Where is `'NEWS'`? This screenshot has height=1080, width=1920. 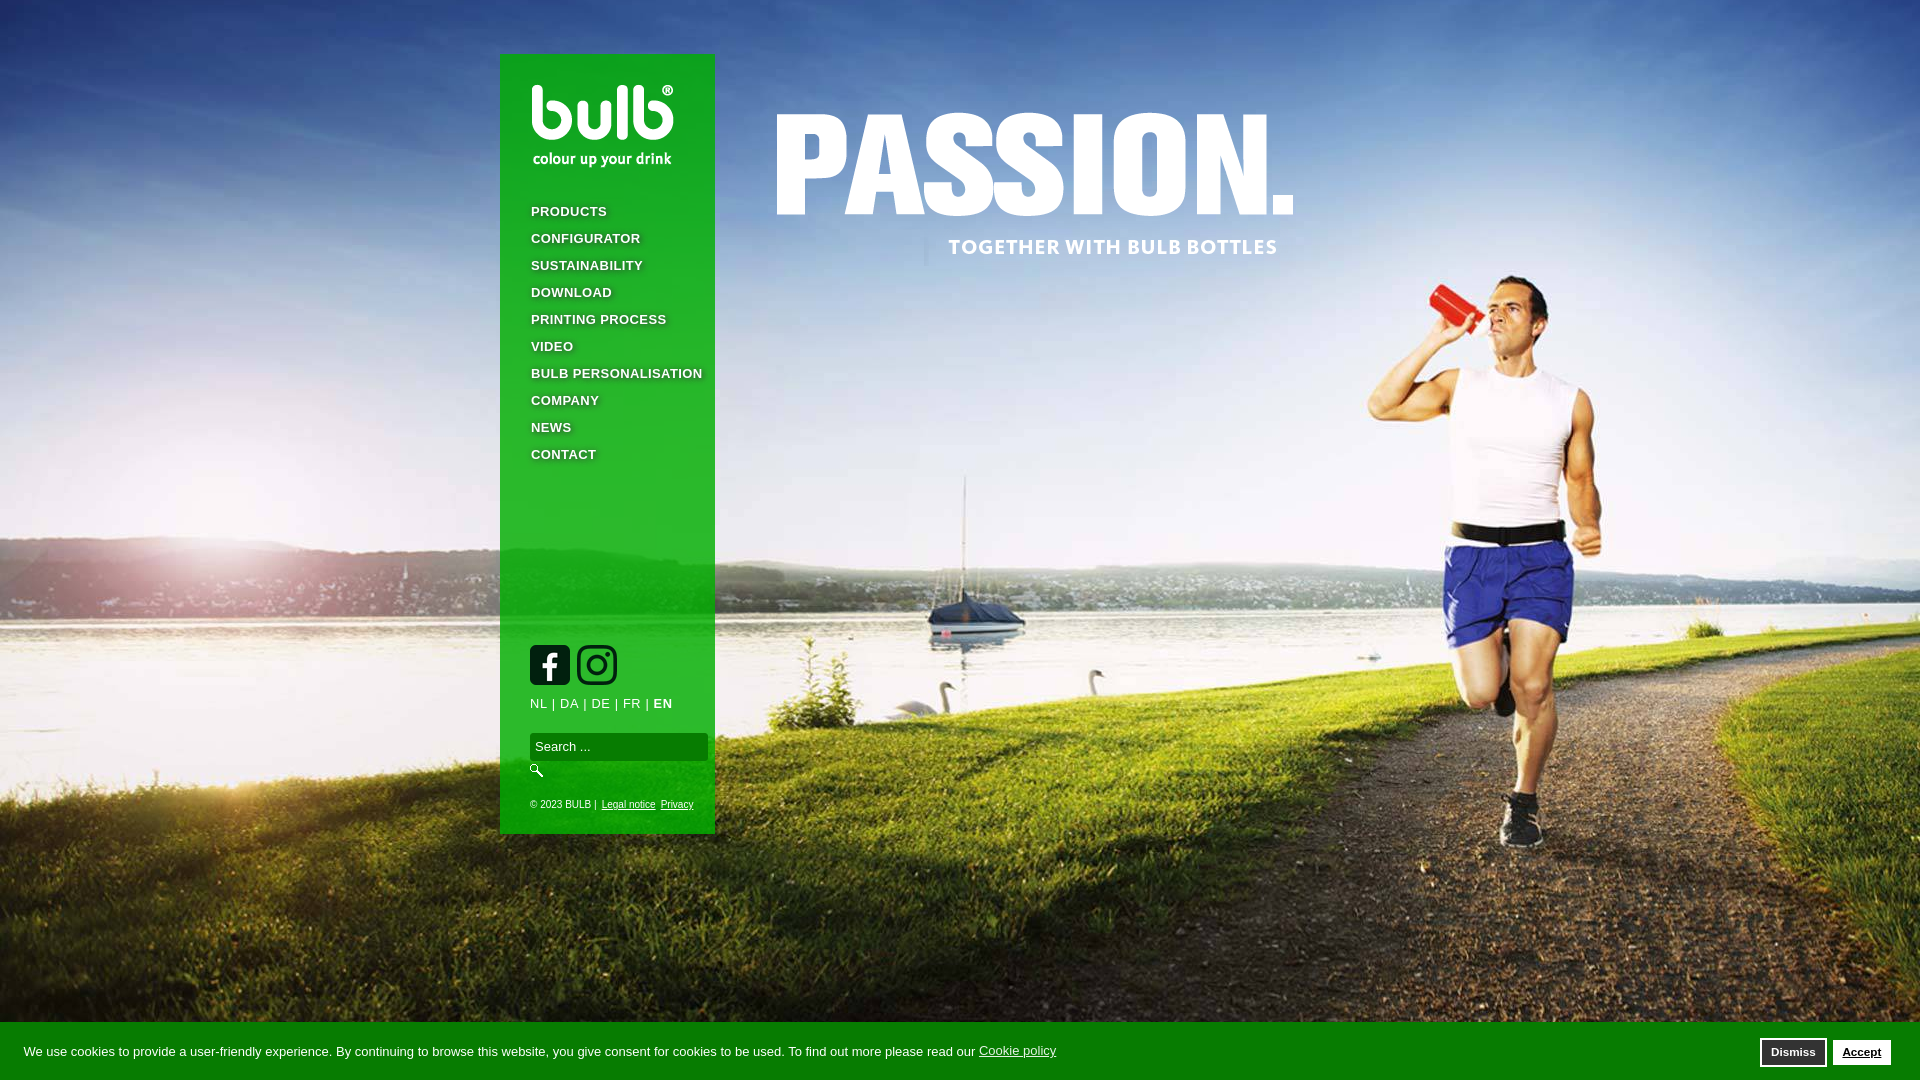
'NEWS' is located at coordinates (499, 426).